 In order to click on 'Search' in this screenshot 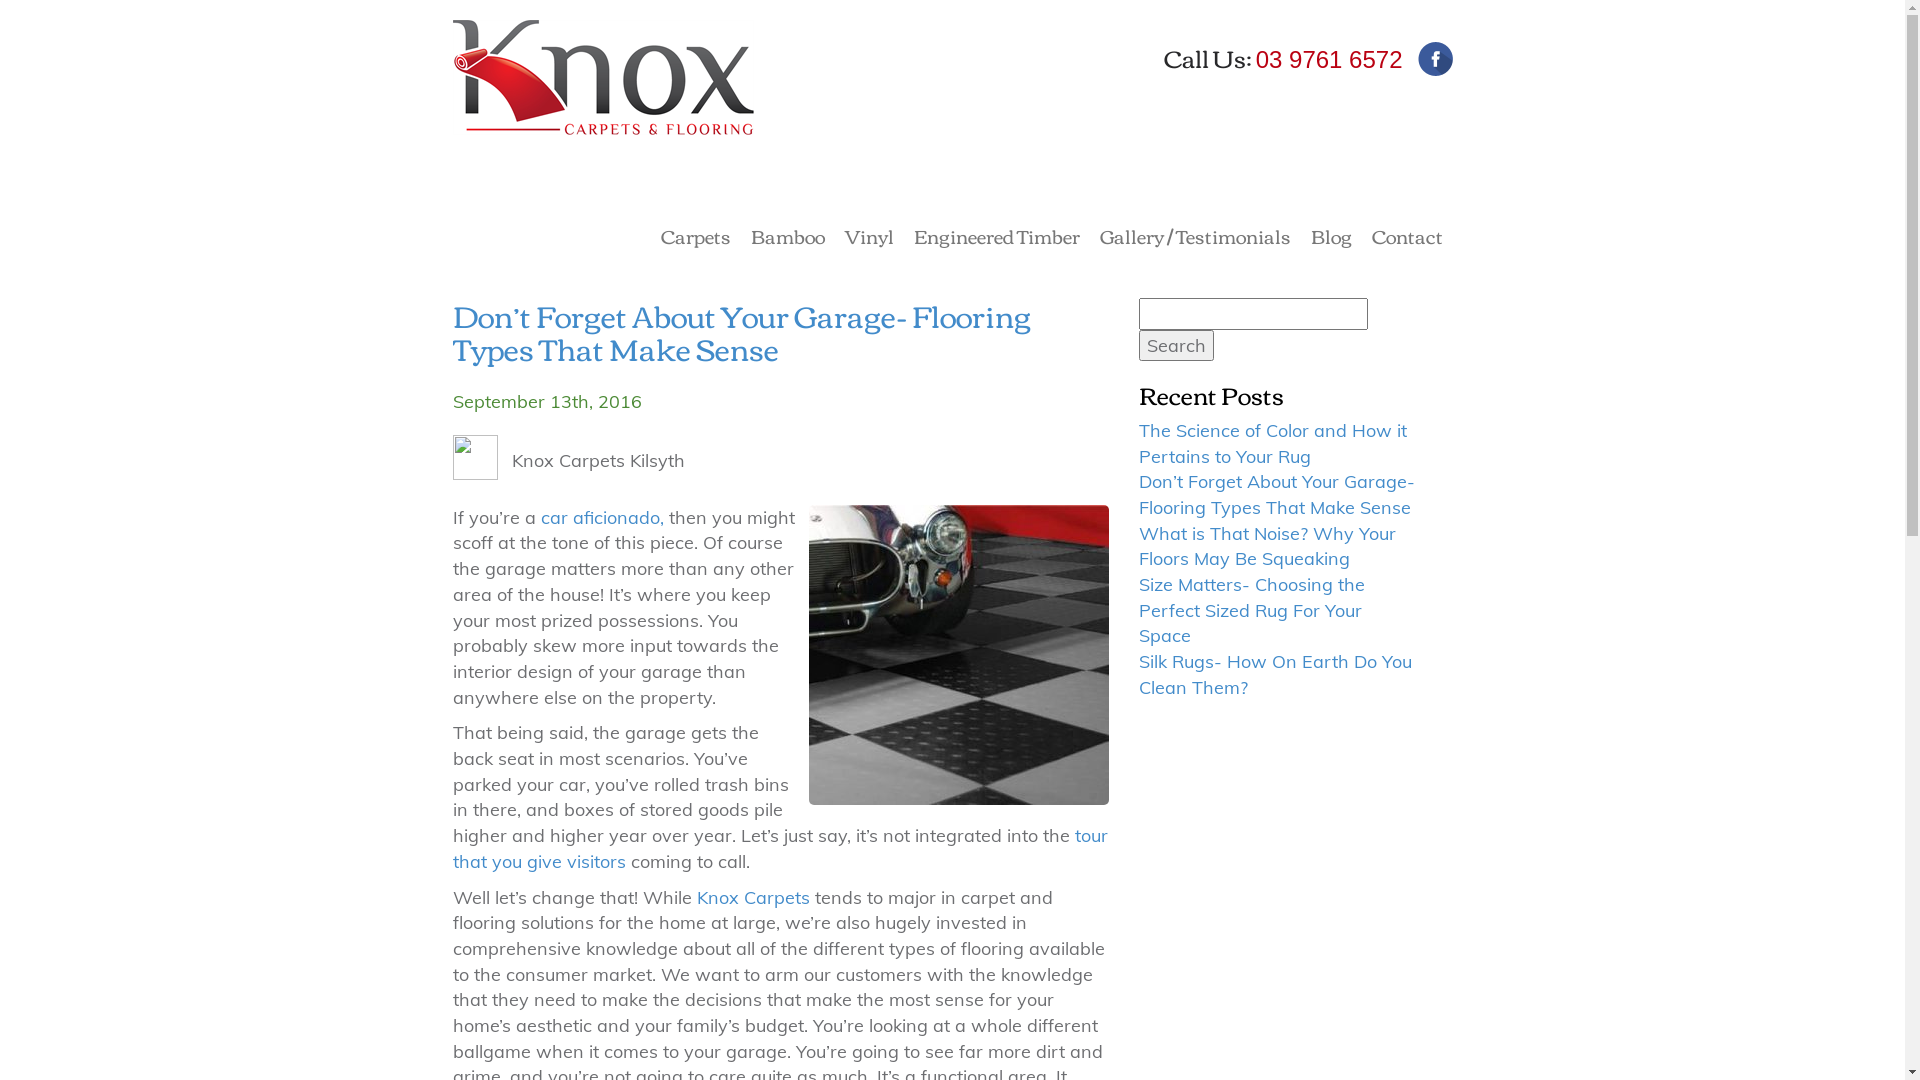, I will do `click(1176, 345)`.